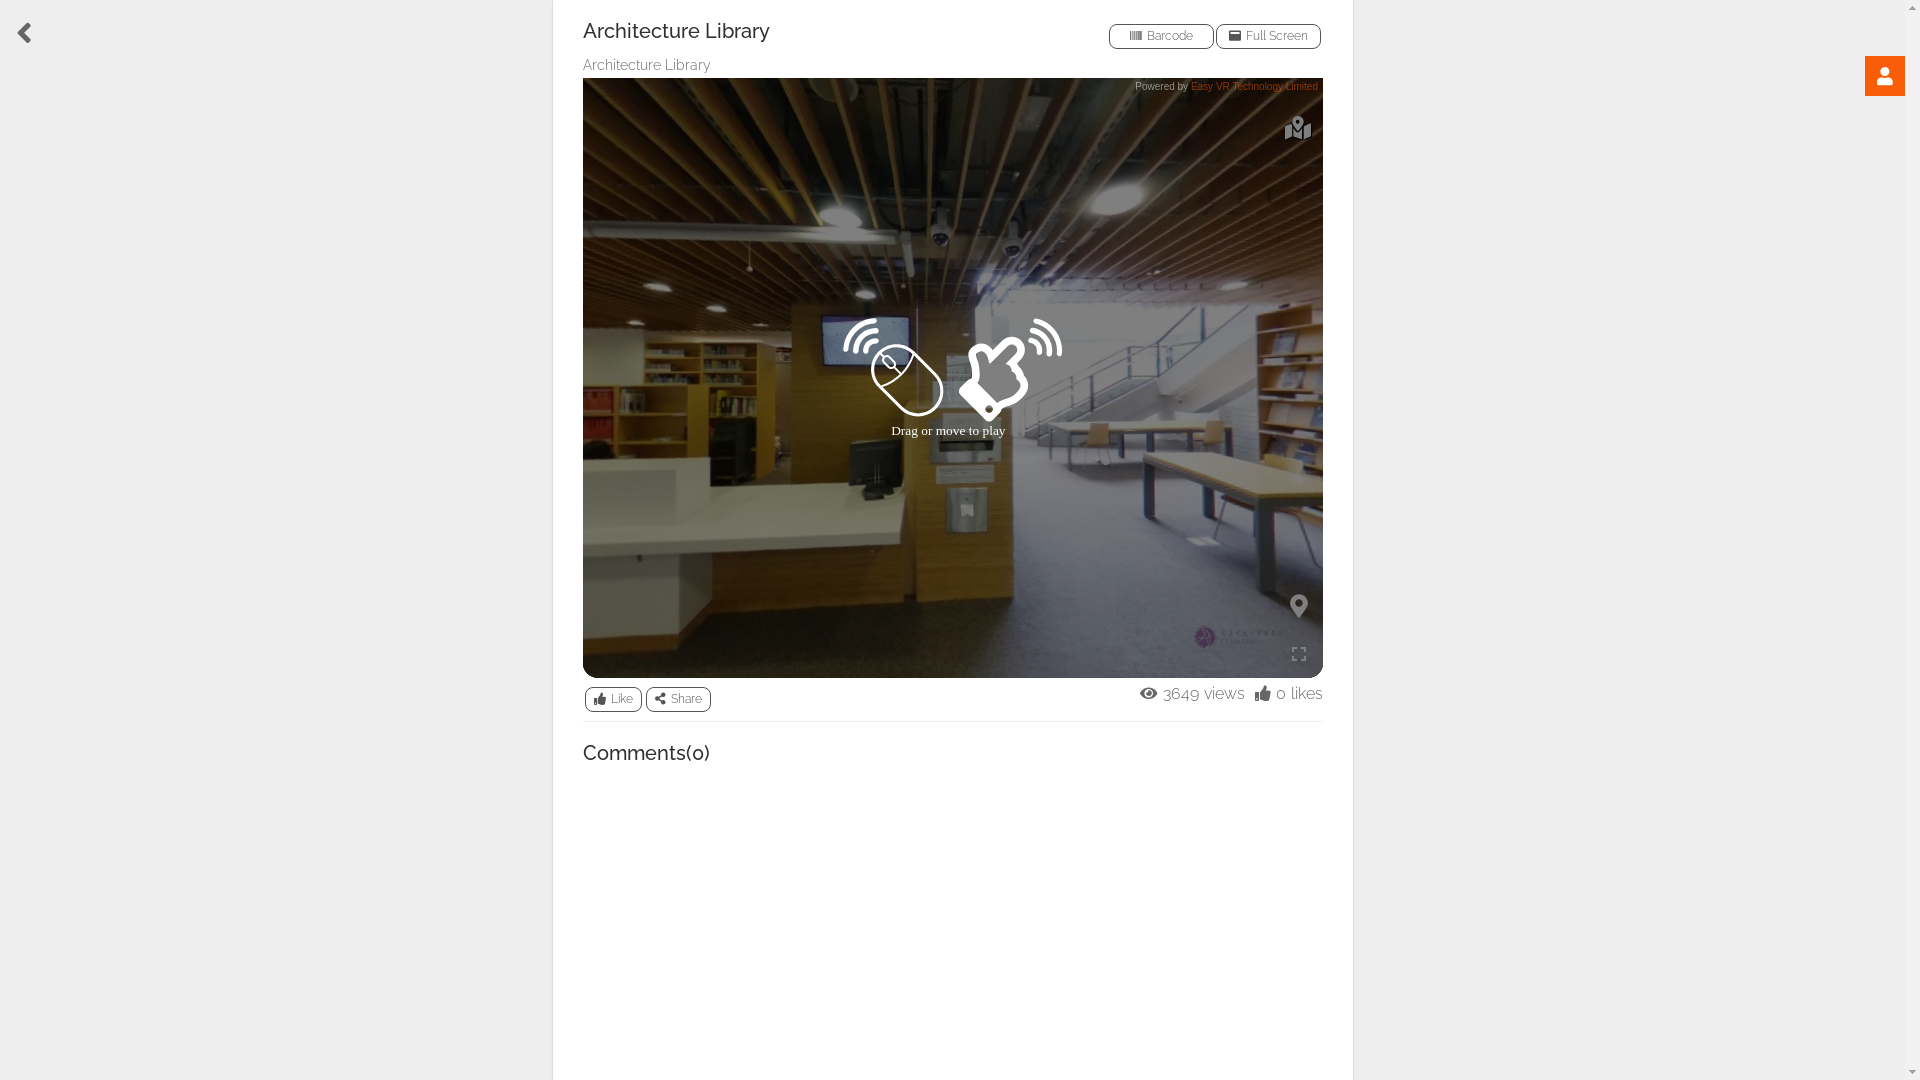  I want to click on 'Full Screen', so click(1214, 36).